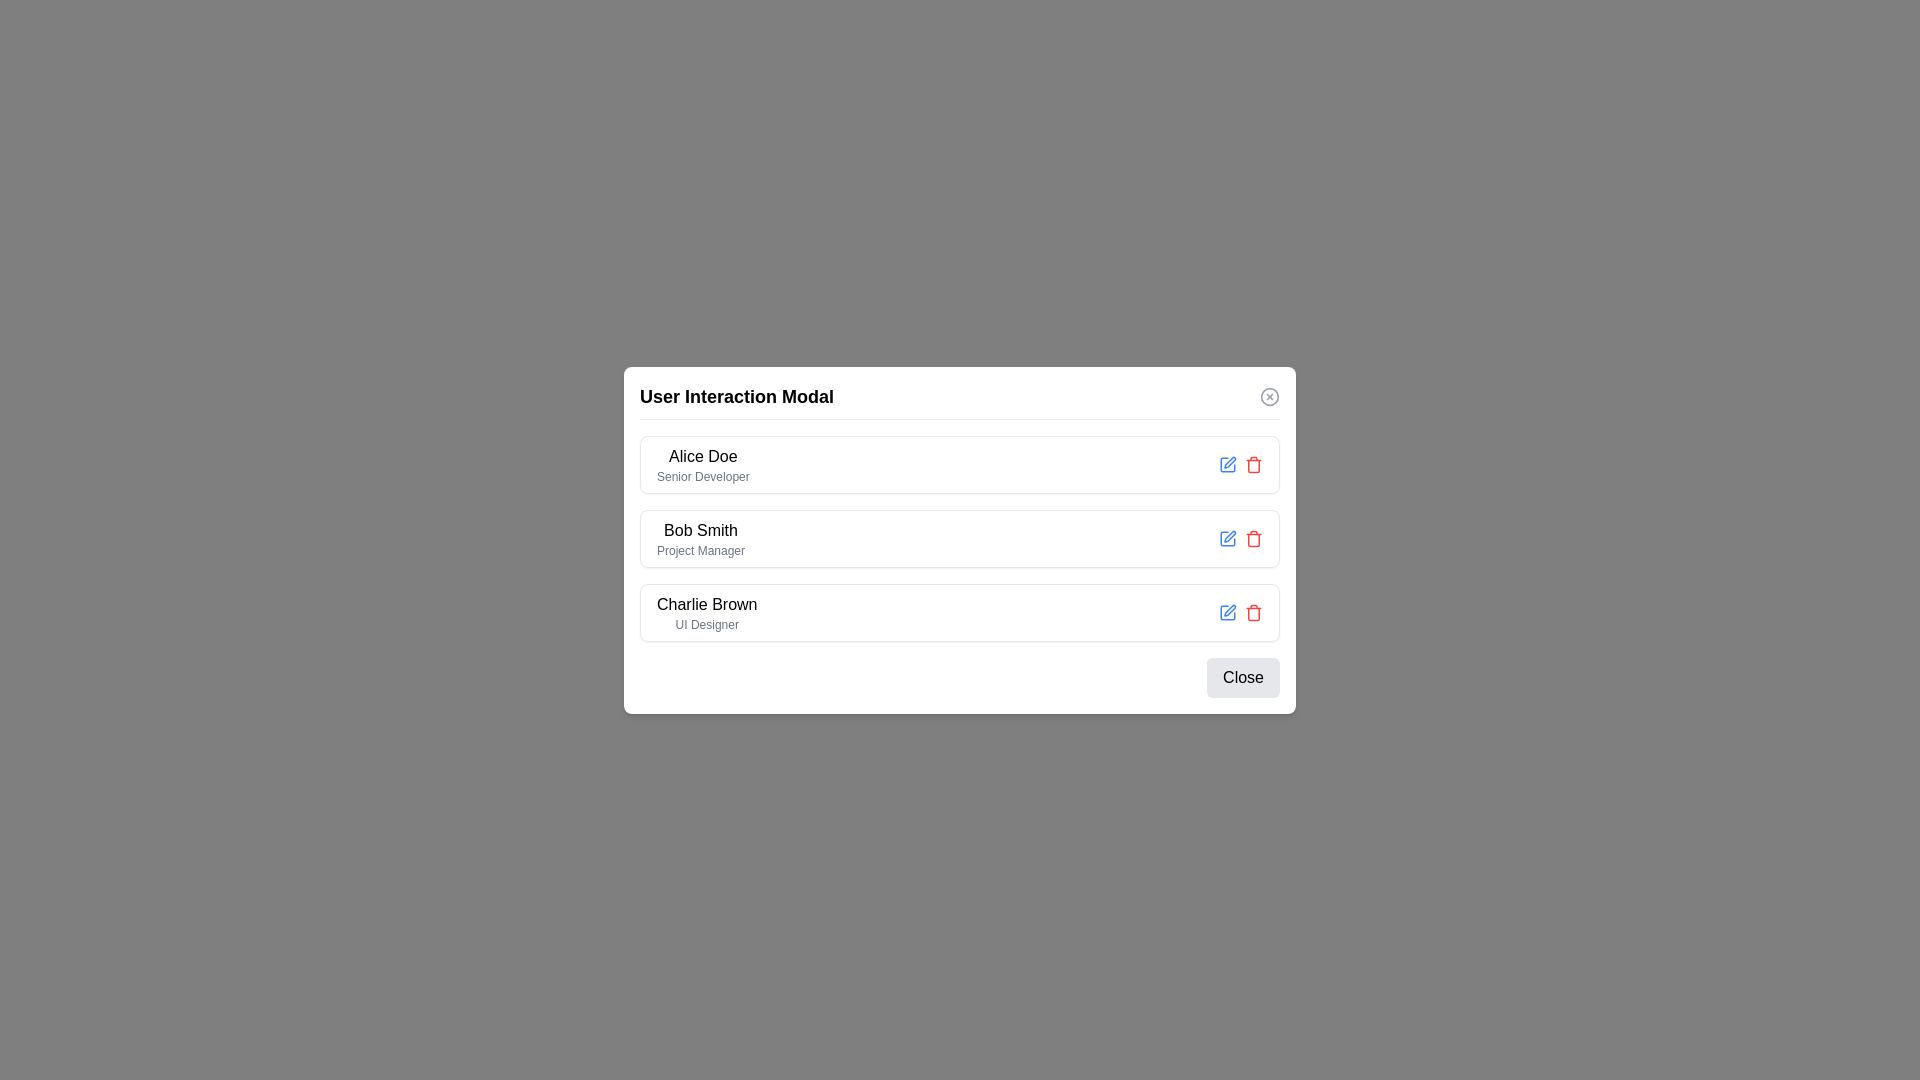 This screenshot has height=1080, width=1920. I want to click on the Text label block displaying the name and title of an individual, located below 'Alice Doe' and above 'Charlie Brown' in the modal dialog, so click(700, 537).